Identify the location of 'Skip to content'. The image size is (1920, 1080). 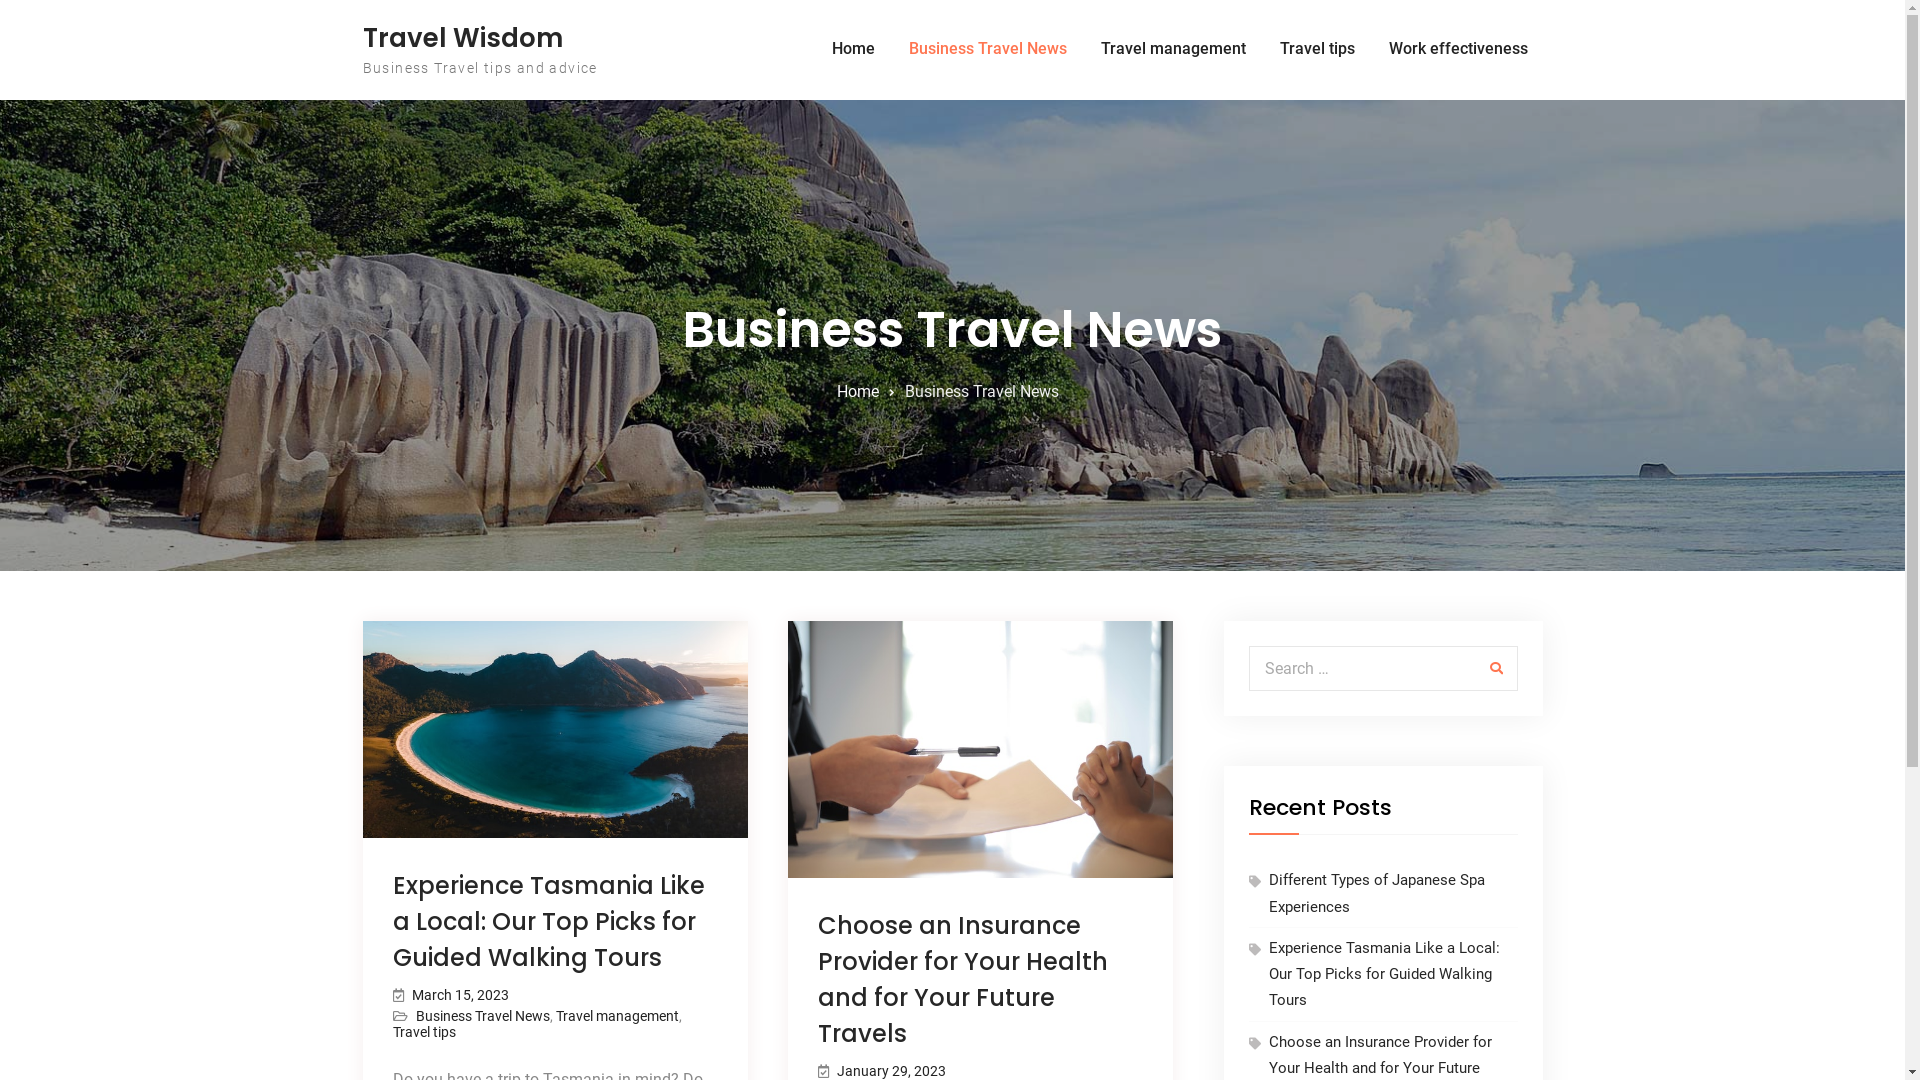
(0, 0).